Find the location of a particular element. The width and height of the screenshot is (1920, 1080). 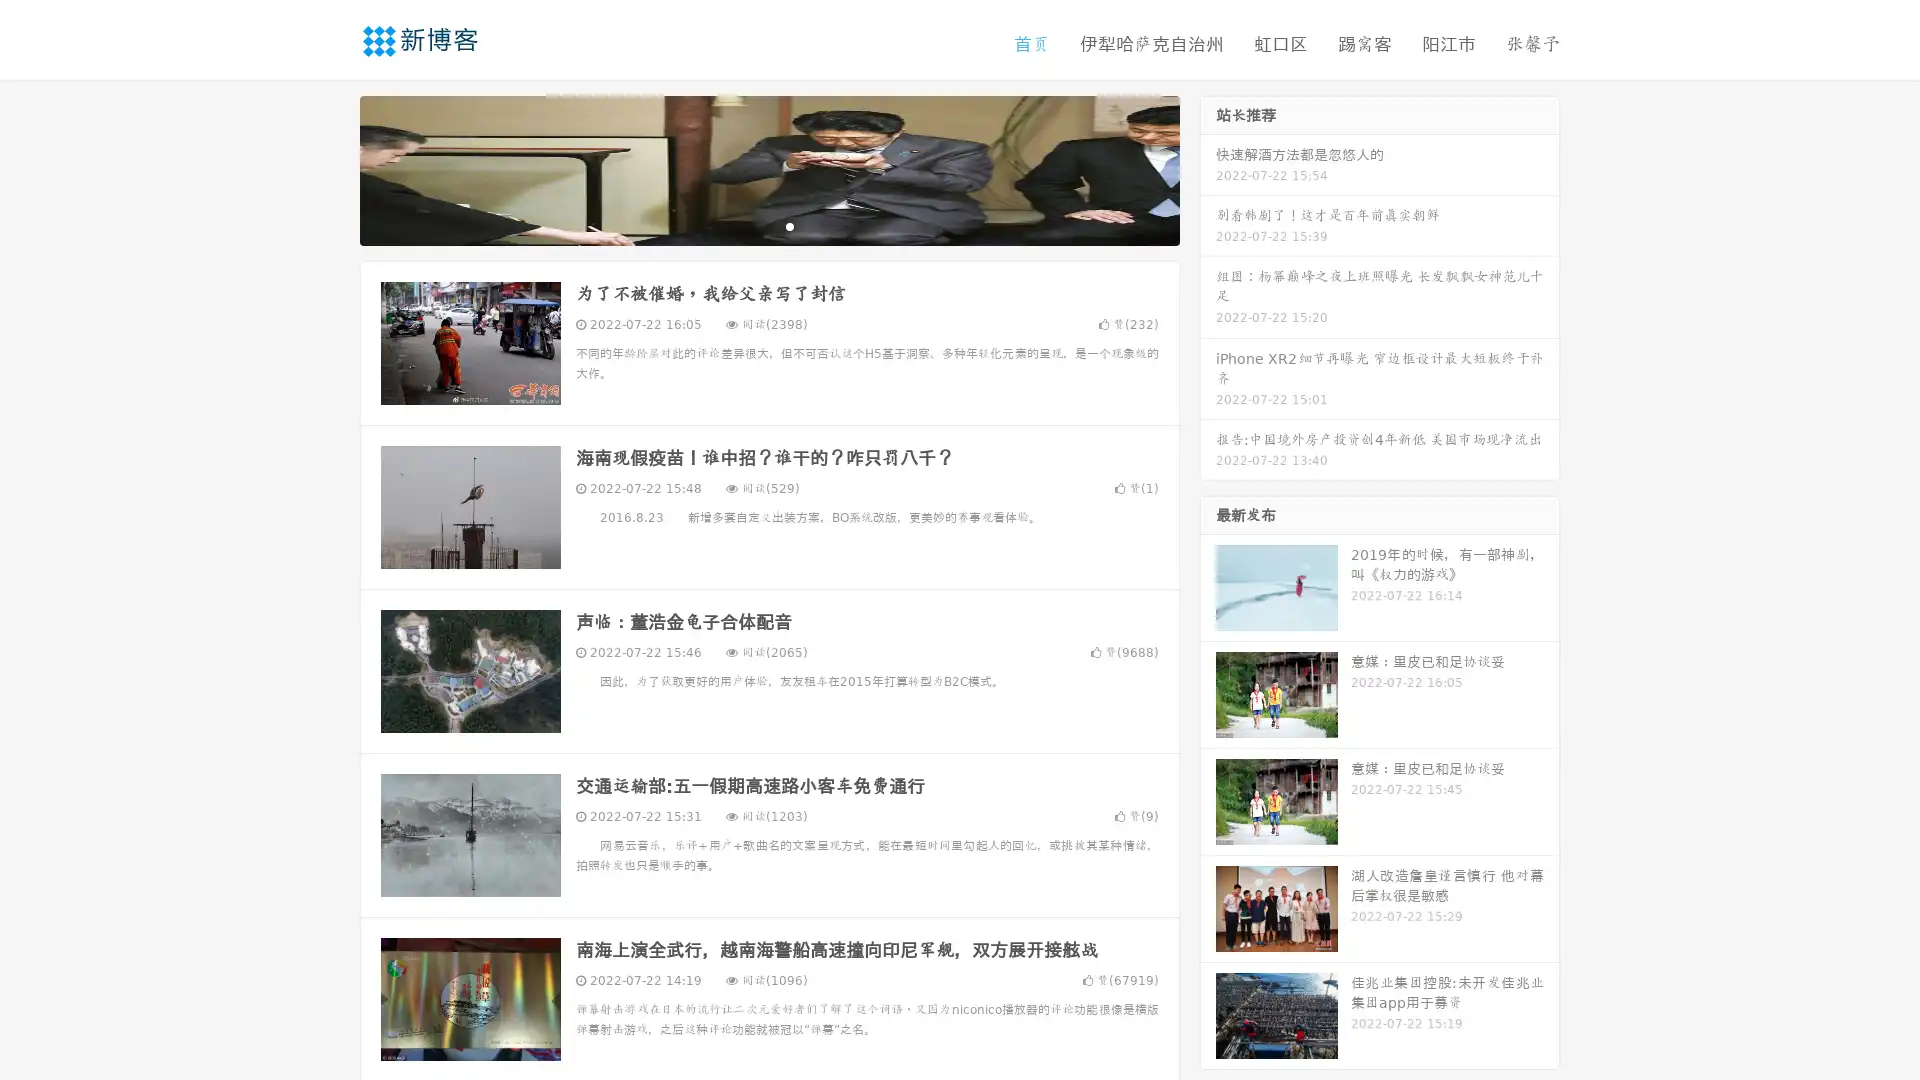

Previous slide is located at coordinates (330, 168).